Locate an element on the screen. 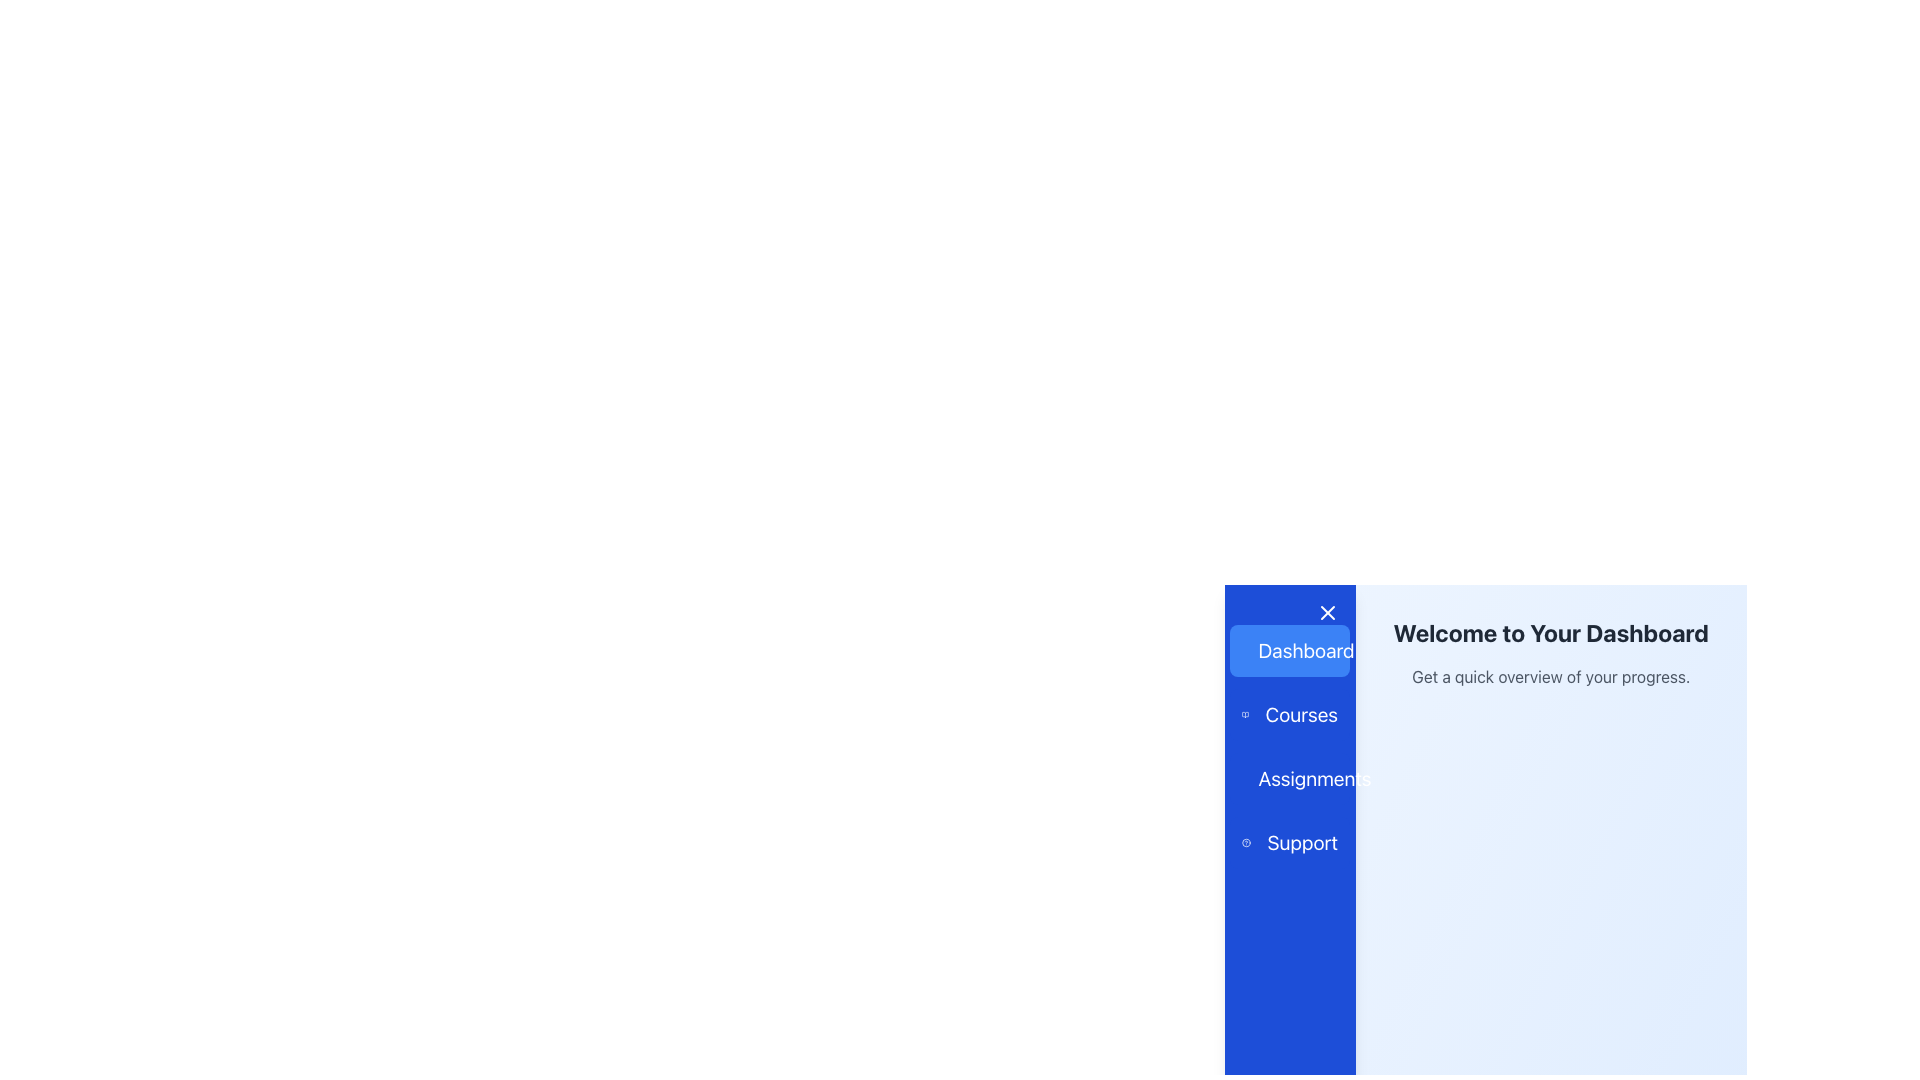 The height and width of the screenshot is (1080, 1920). the blue rounded button labeled 'Assignments' in the vertical navigation menu is located at coordinates (1290, 778).